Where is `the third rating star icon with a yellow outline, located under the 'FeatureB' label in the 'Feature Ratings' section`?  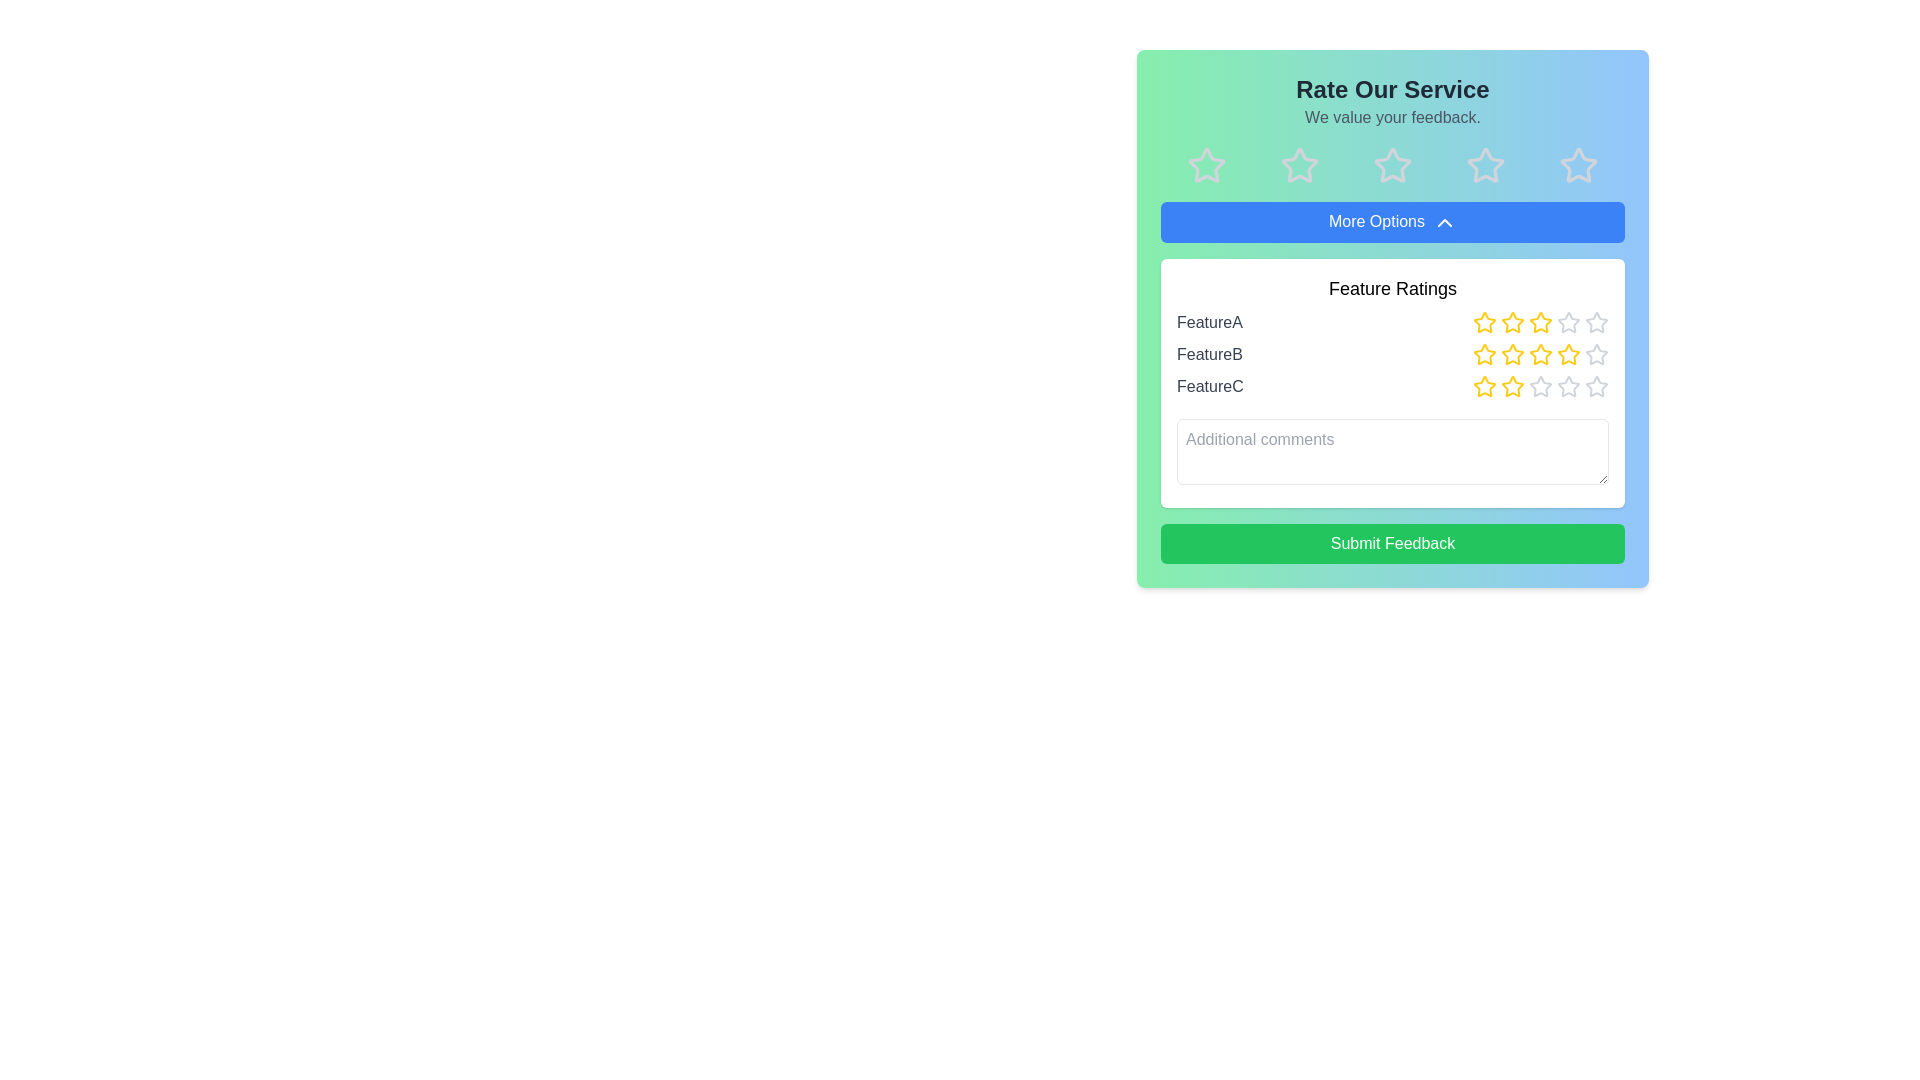
the third rating star icon with a yellow outline, located under the 'FeatureB' label in the 'Feature Ratings' section is located at coordinates (1539, 353).